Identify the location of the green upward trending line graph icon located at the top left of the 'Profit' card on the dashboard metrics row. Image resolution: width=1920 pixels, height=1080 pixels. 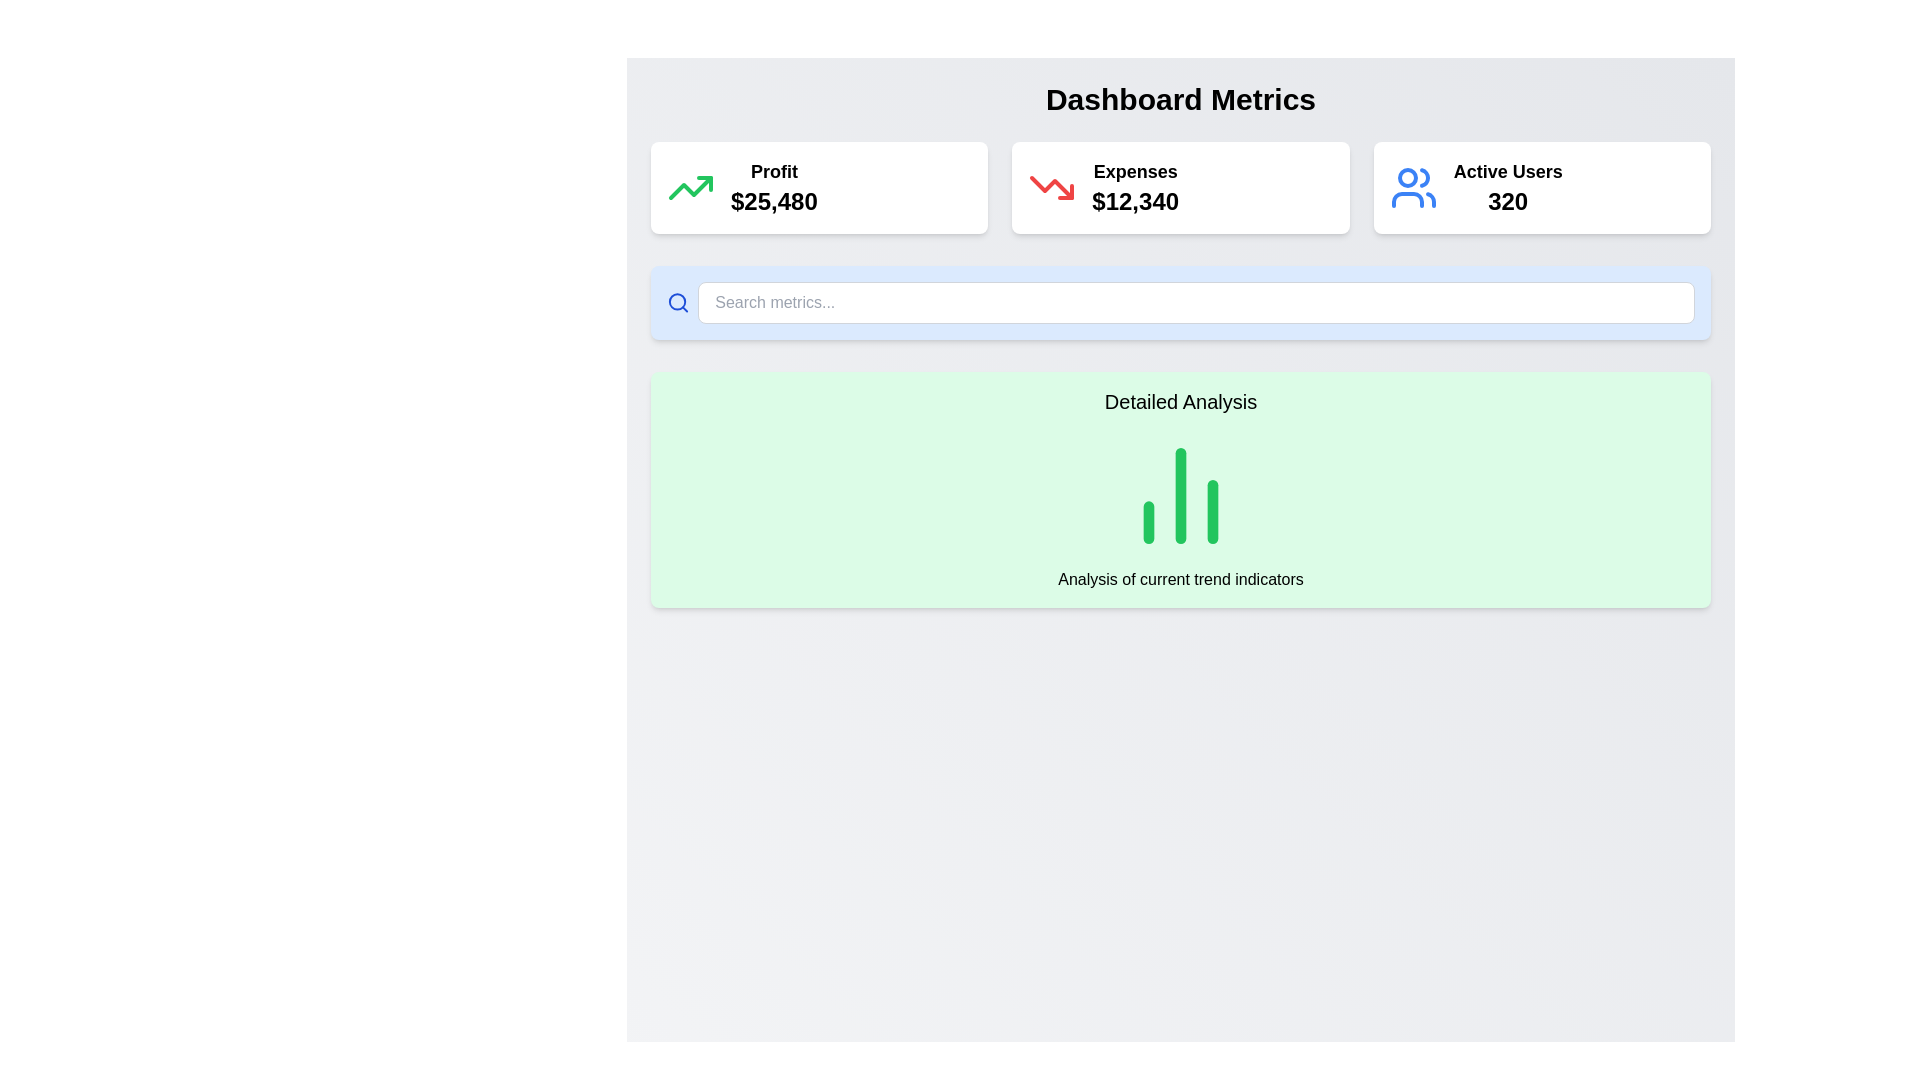
(691, 188).